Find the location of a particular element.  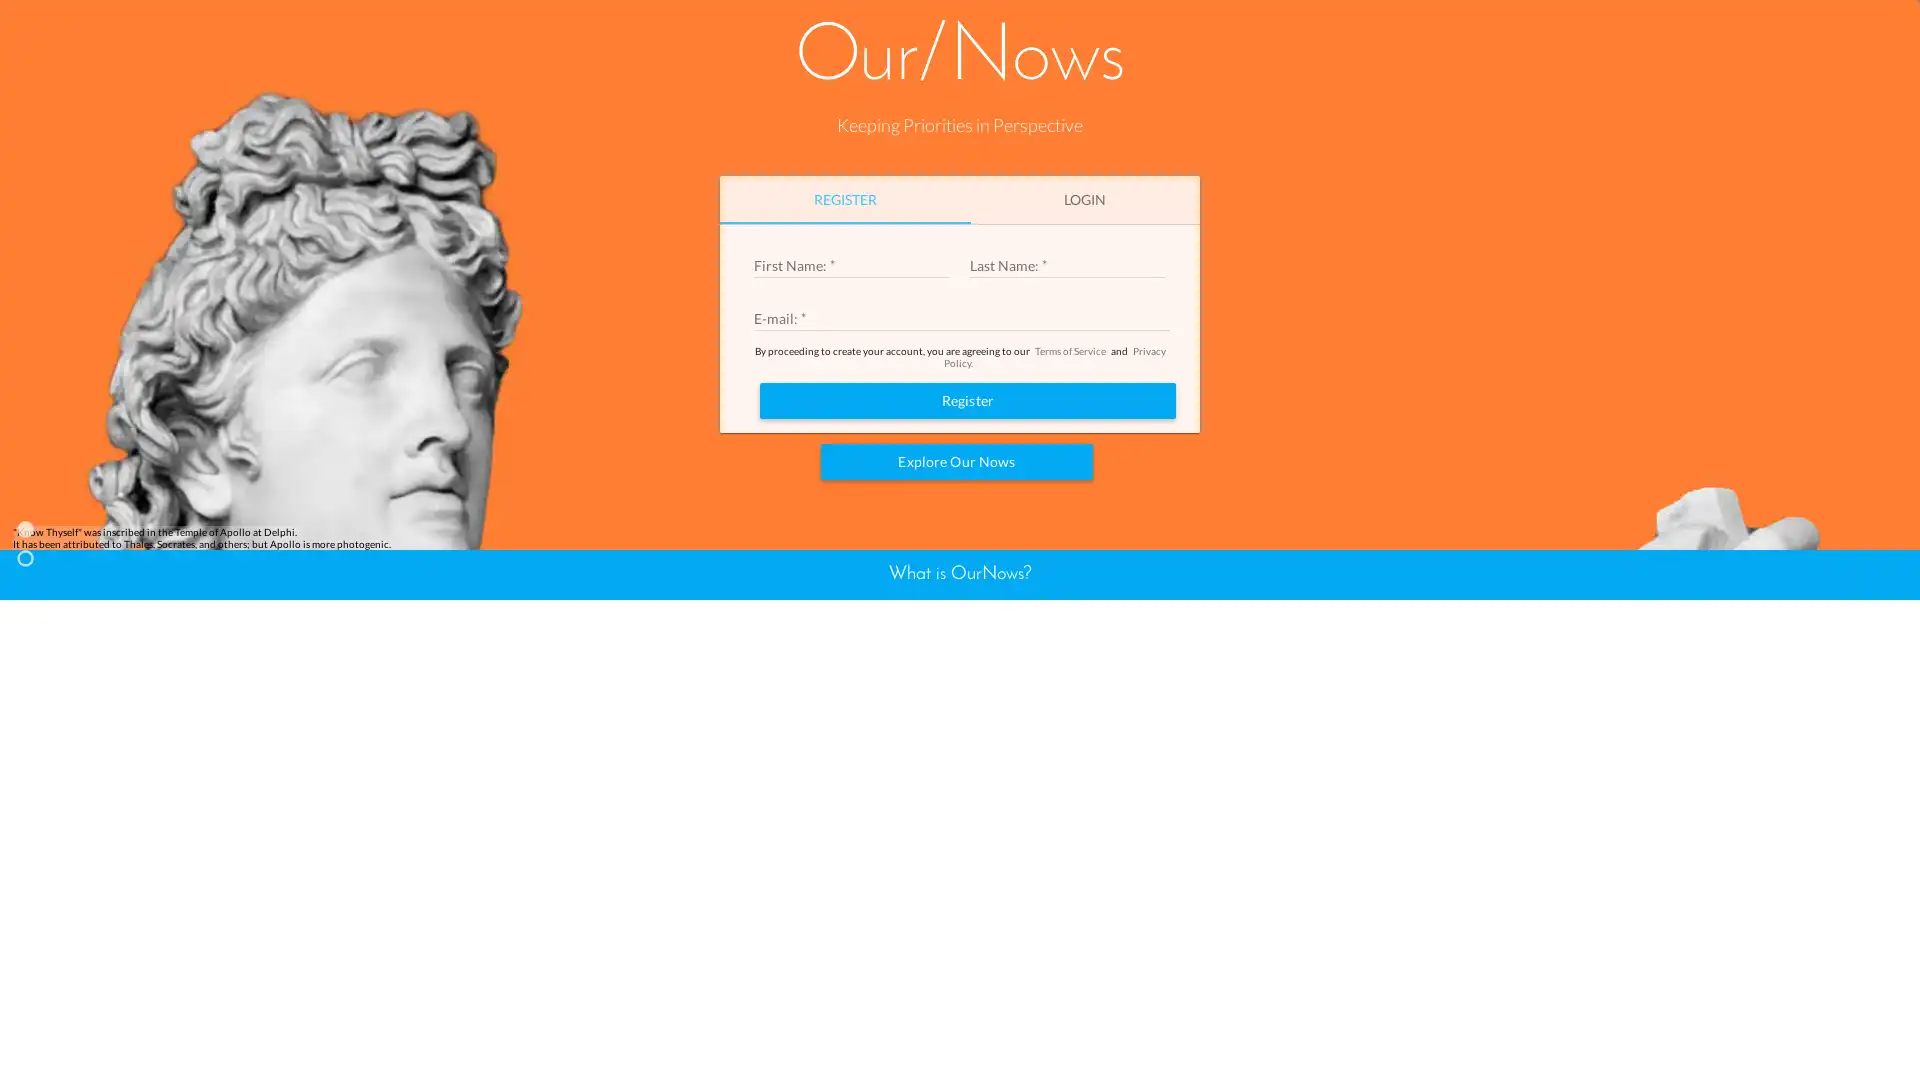

Register is located at coordinates (968, 640).